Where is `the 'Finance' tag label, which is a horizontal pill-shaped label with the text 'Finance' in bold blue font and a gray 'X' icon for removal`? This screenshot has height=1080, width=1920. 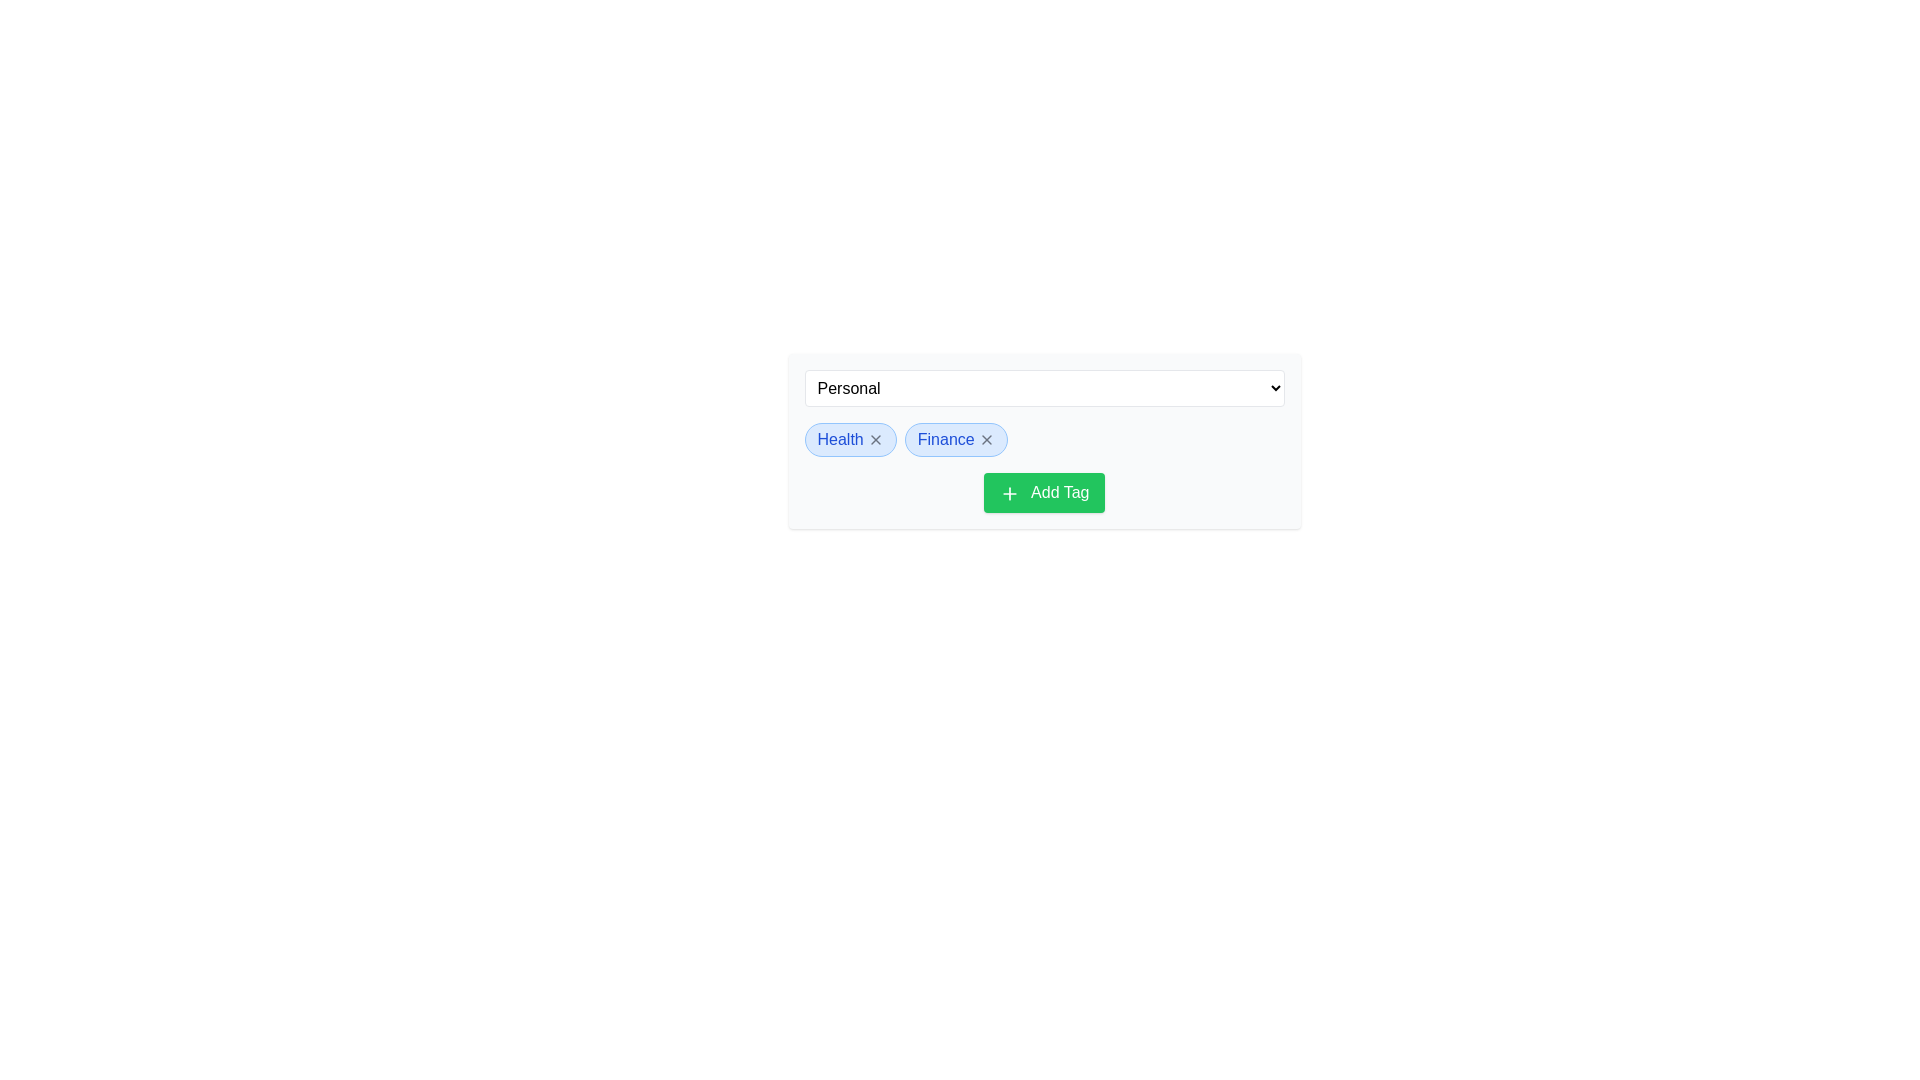 the 'Finance' tag label, which is a horizontal pill-shaped label with the text 'Finance' in bold blue font and a gray 'X' icon for removal is located at coordinates (955, 438).